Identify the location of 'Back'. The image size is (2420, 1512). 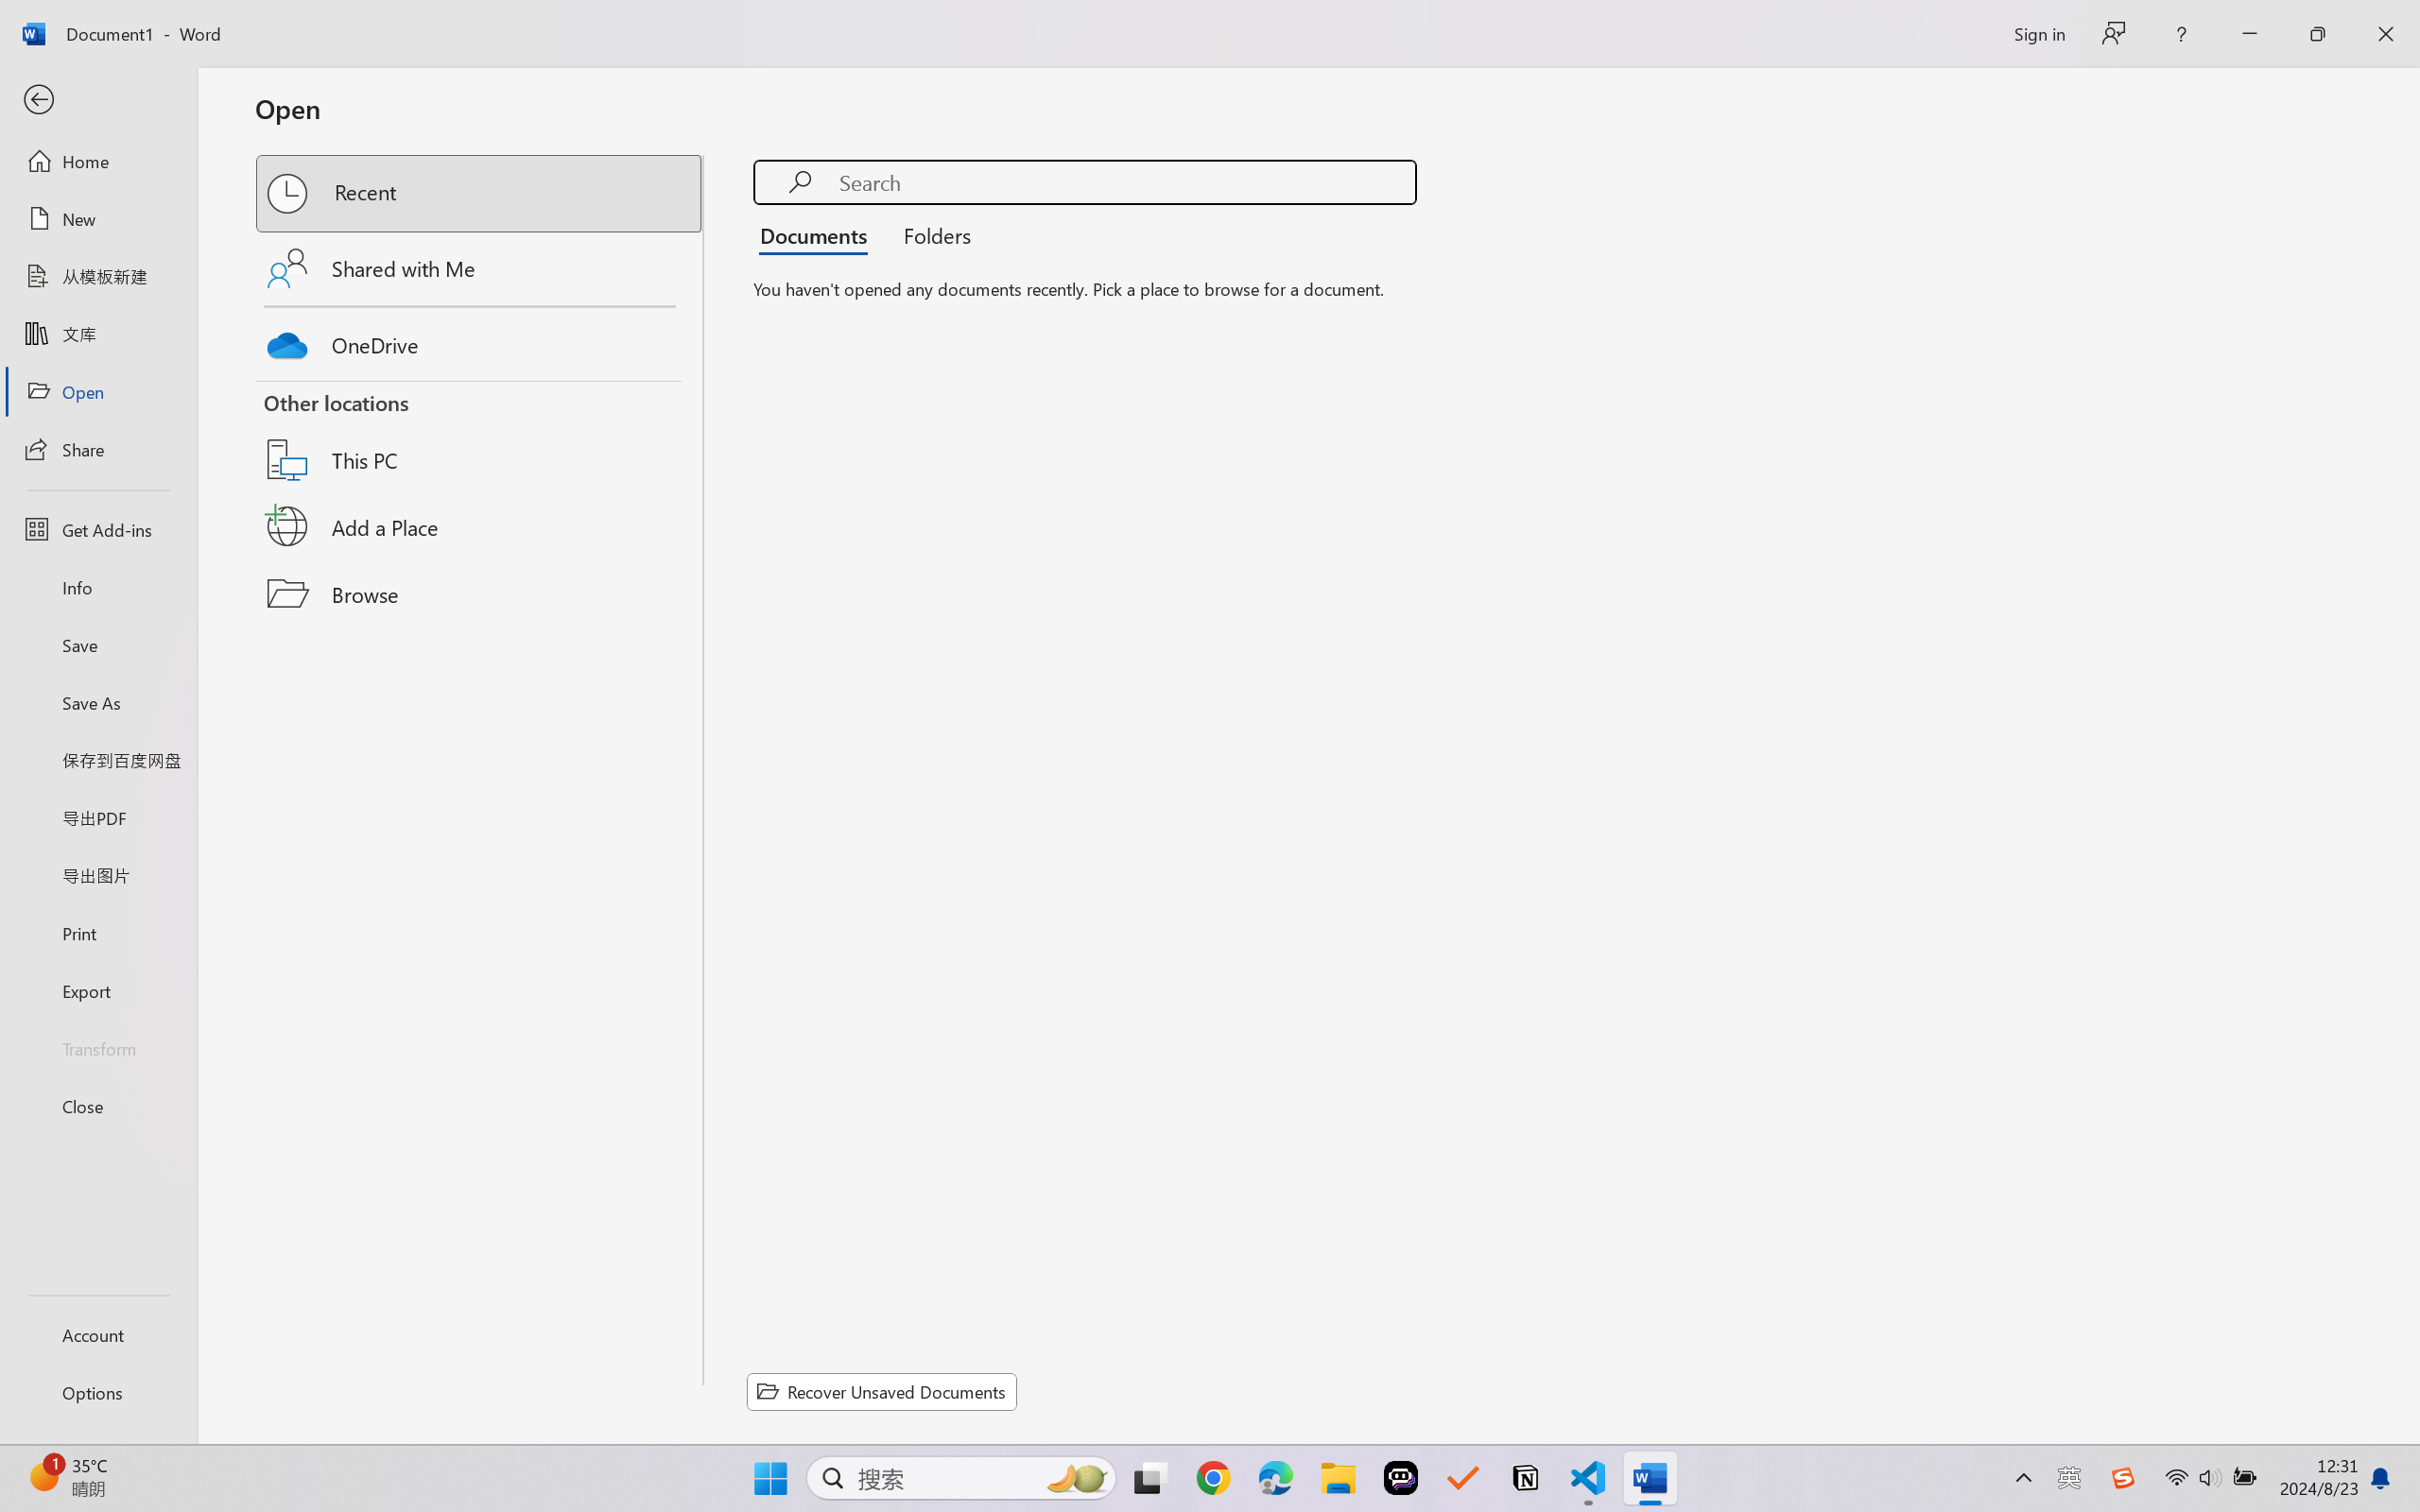
(97, 100).